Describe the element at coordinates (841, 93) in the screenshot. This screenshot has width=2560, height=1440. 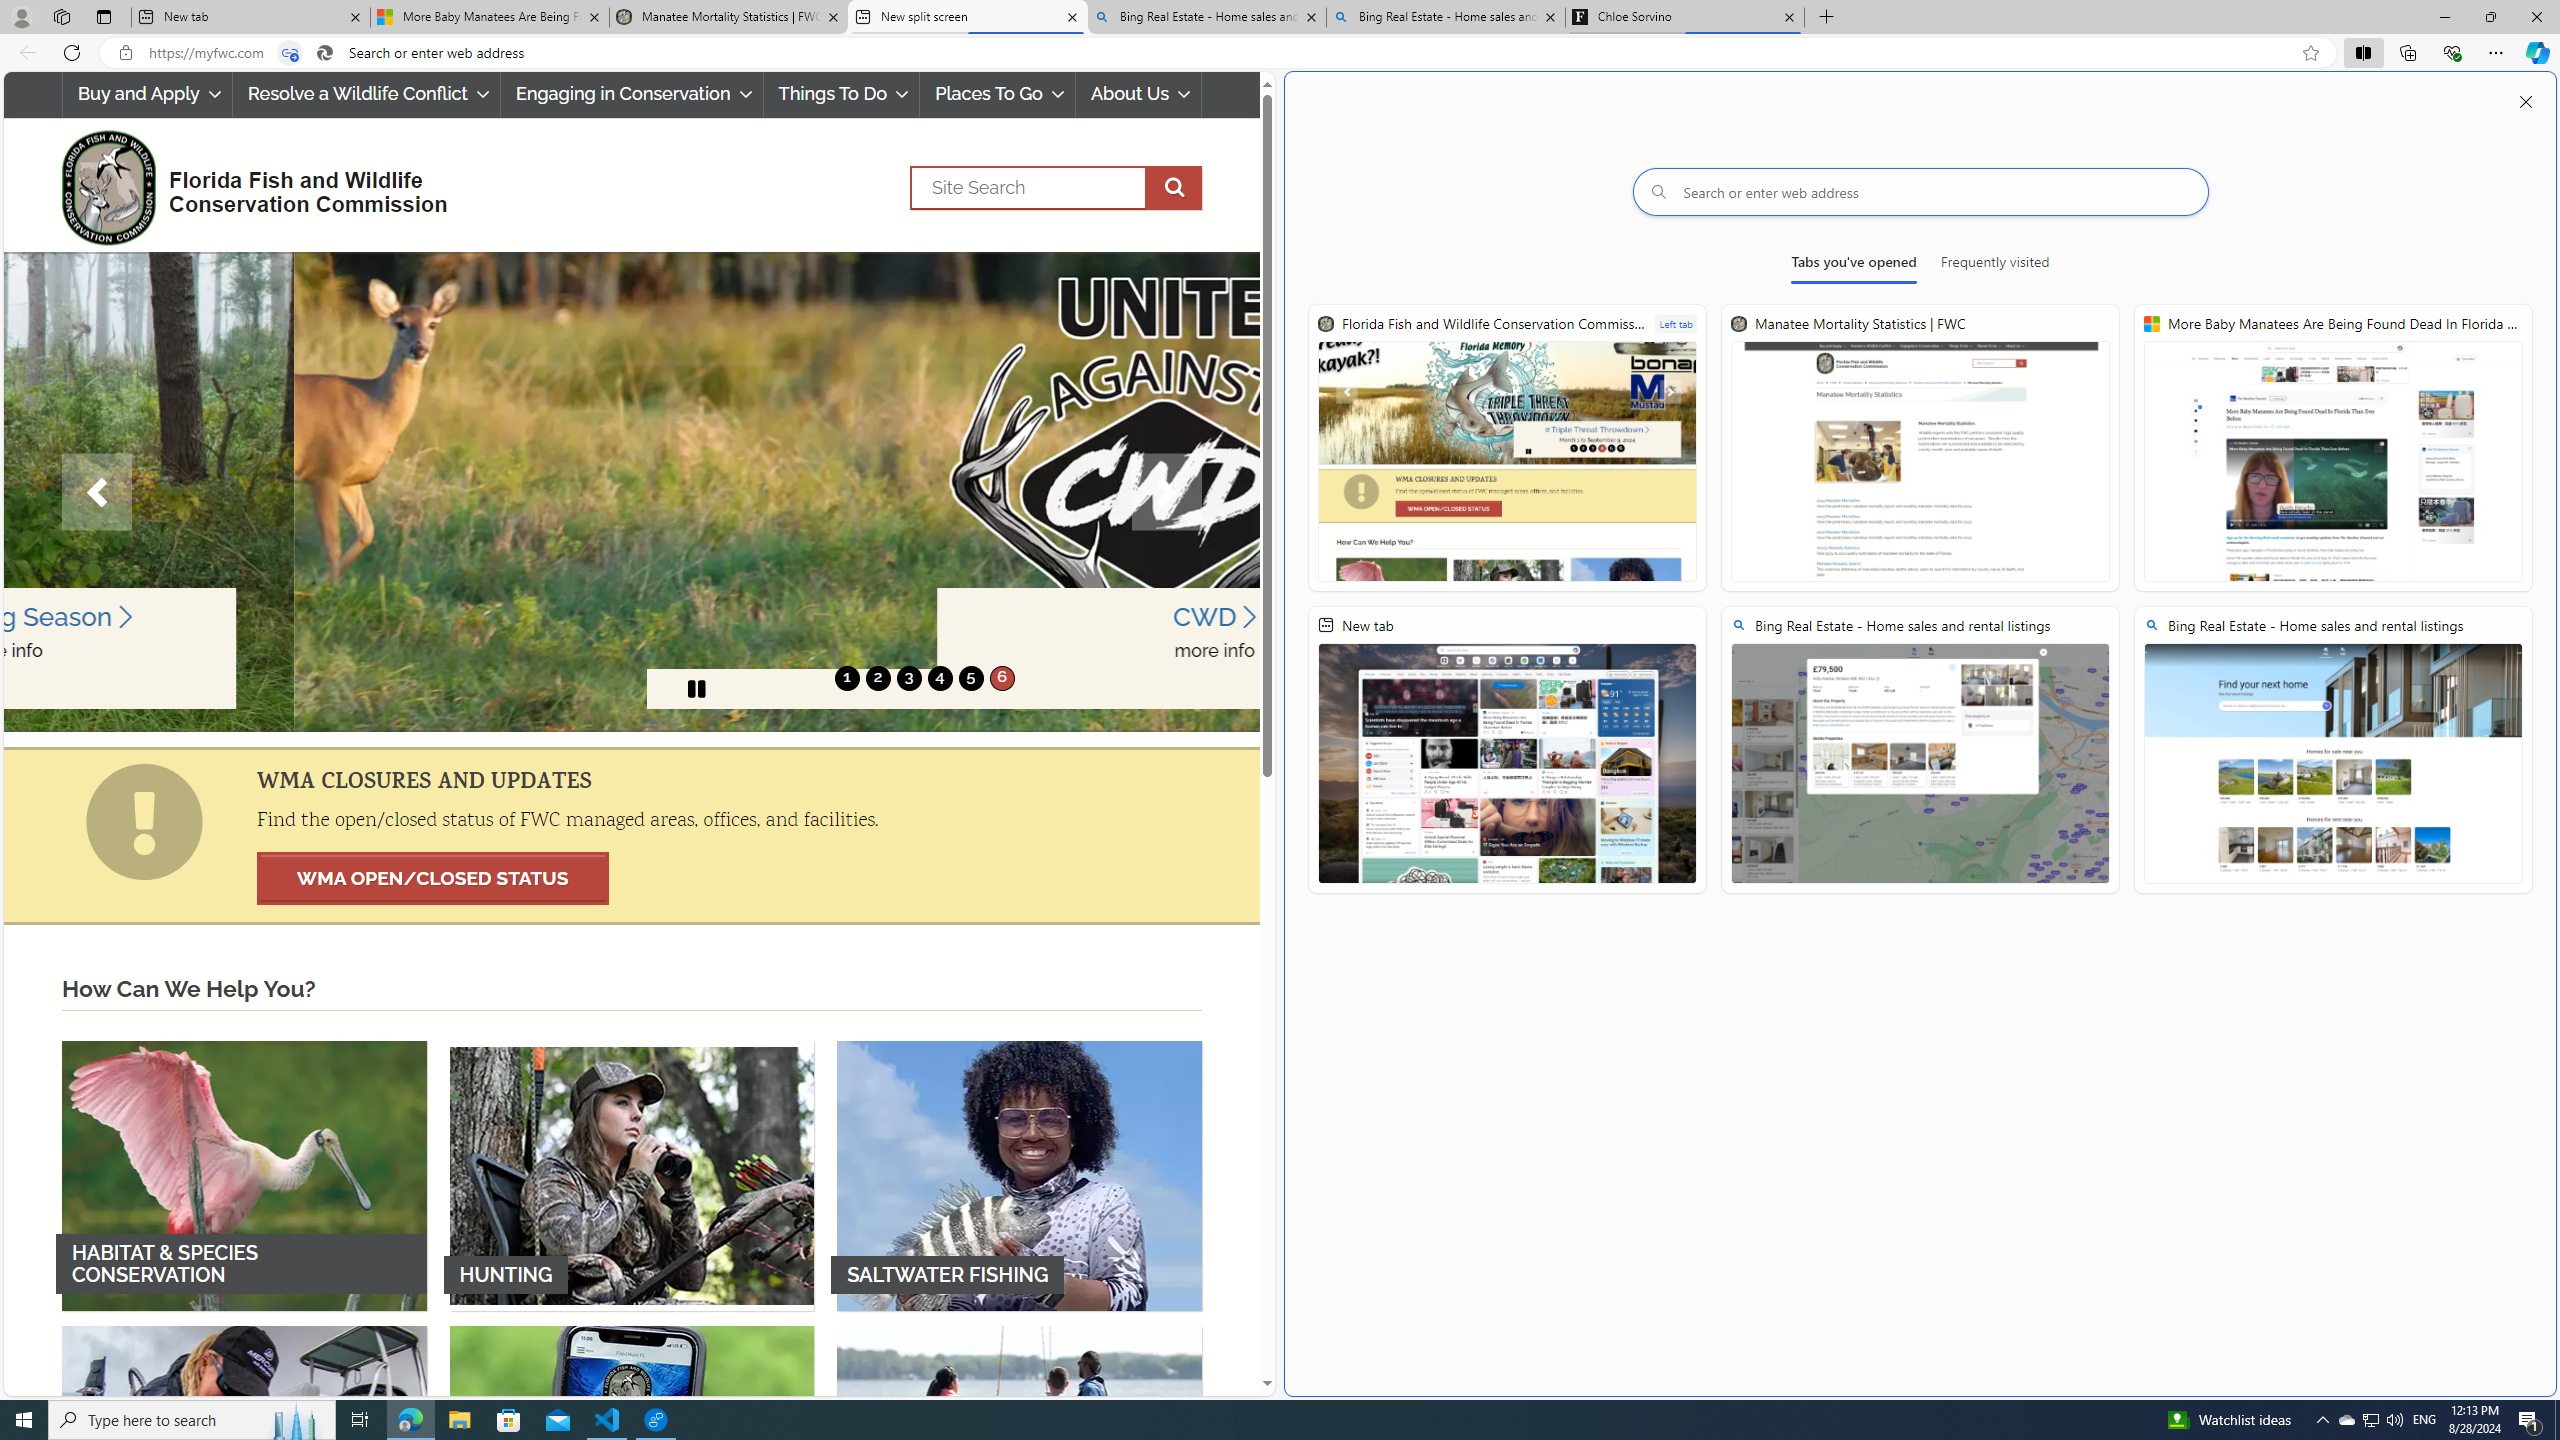
I see `'Things To Do'` at that location.